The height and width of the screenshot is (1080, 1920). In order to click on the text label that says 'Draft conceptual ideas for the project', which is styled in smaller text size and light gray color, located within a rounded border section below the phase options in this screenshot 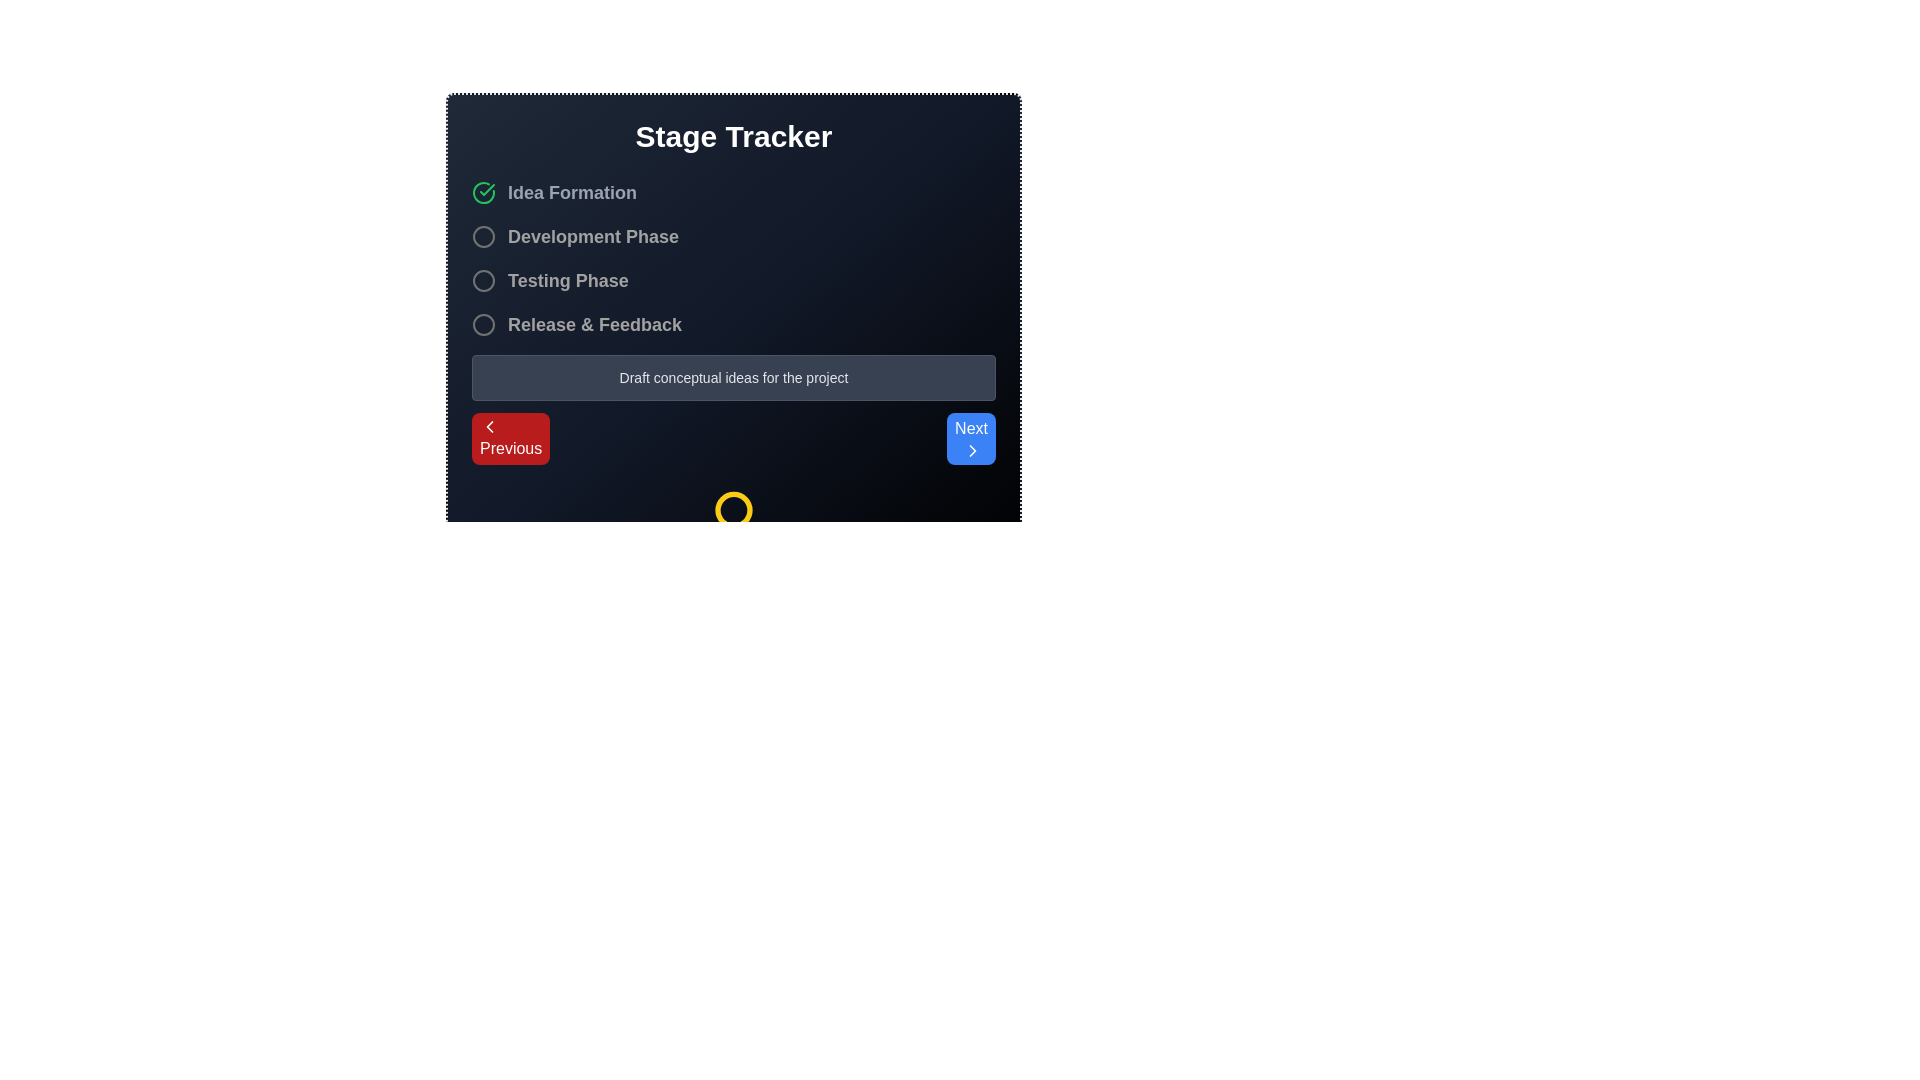, I will do `click(733, 378)`.